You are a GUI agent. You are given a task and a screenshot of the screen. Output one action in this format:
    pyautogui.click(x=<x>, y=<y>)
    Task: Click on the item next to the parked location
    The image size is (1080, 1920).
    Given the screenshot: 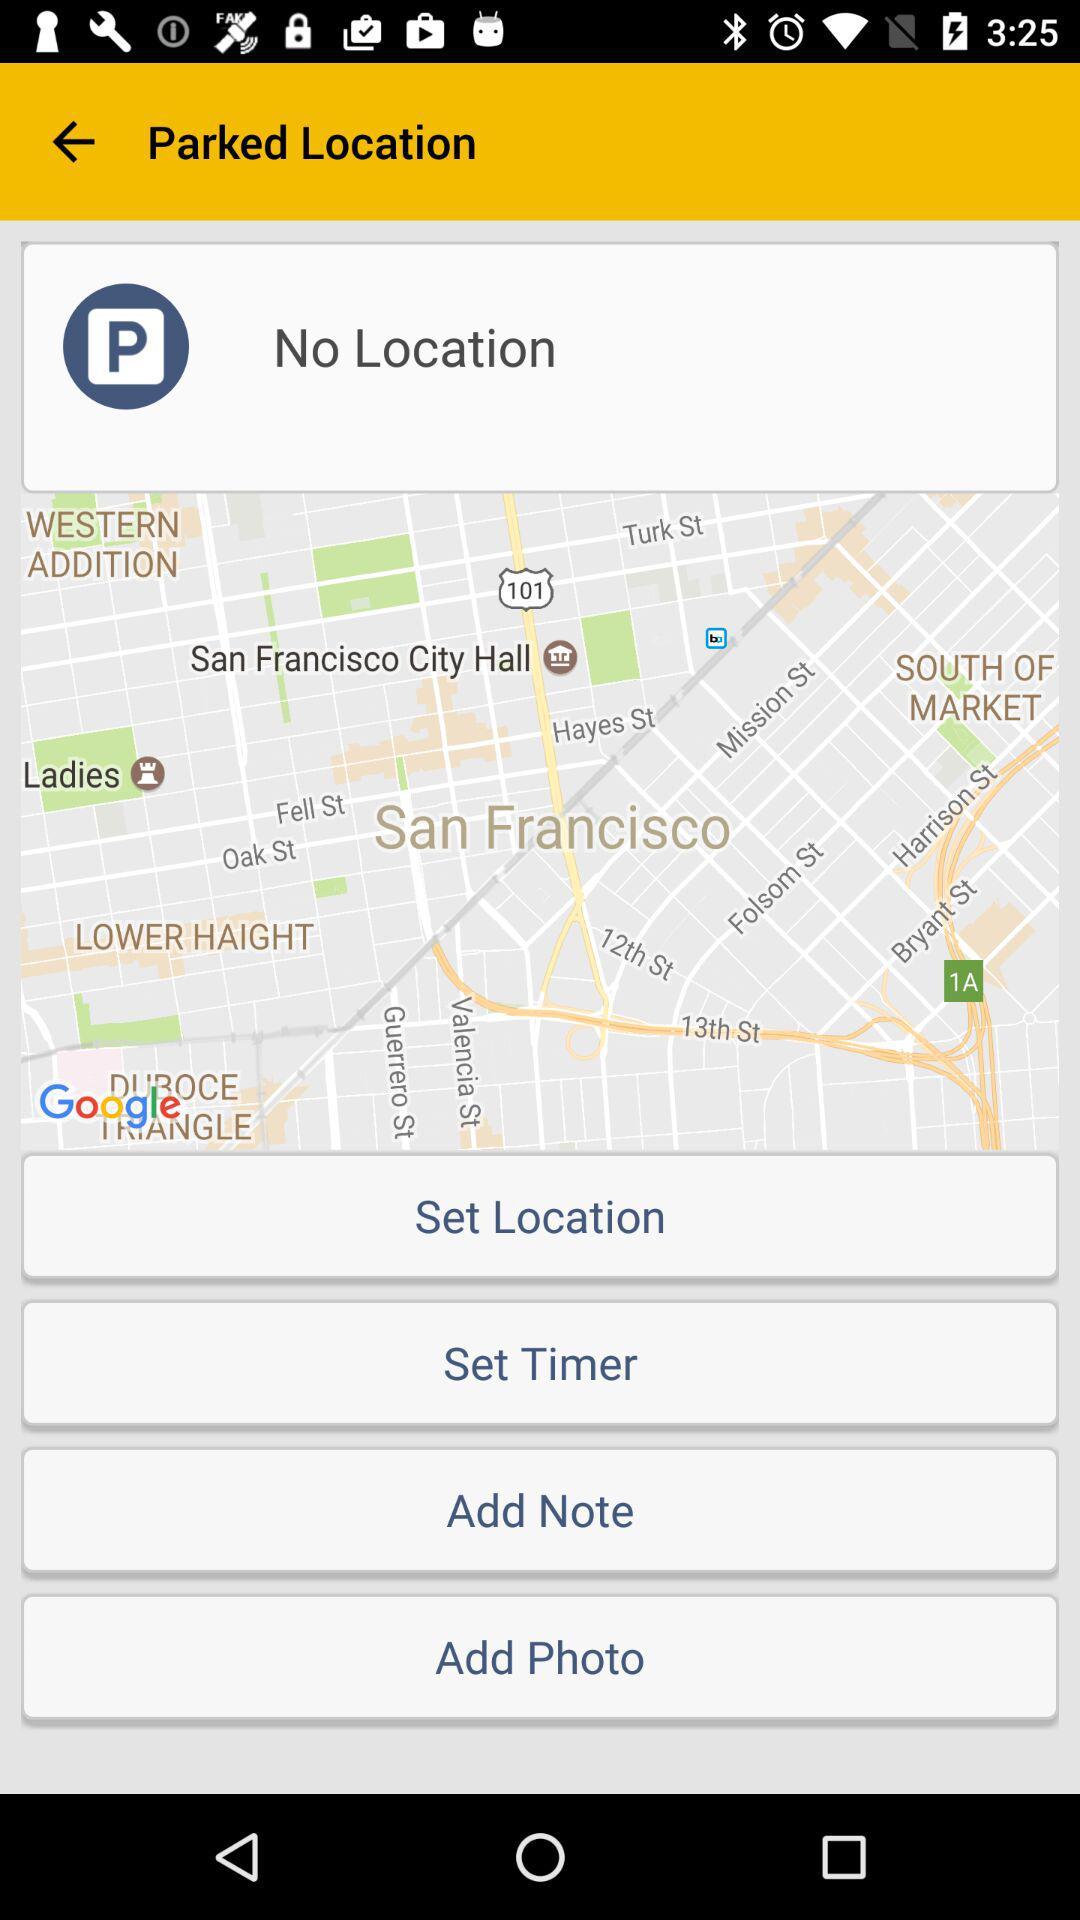 What is the action you would take?
    pyautogui.click(x=72, y=140)
    